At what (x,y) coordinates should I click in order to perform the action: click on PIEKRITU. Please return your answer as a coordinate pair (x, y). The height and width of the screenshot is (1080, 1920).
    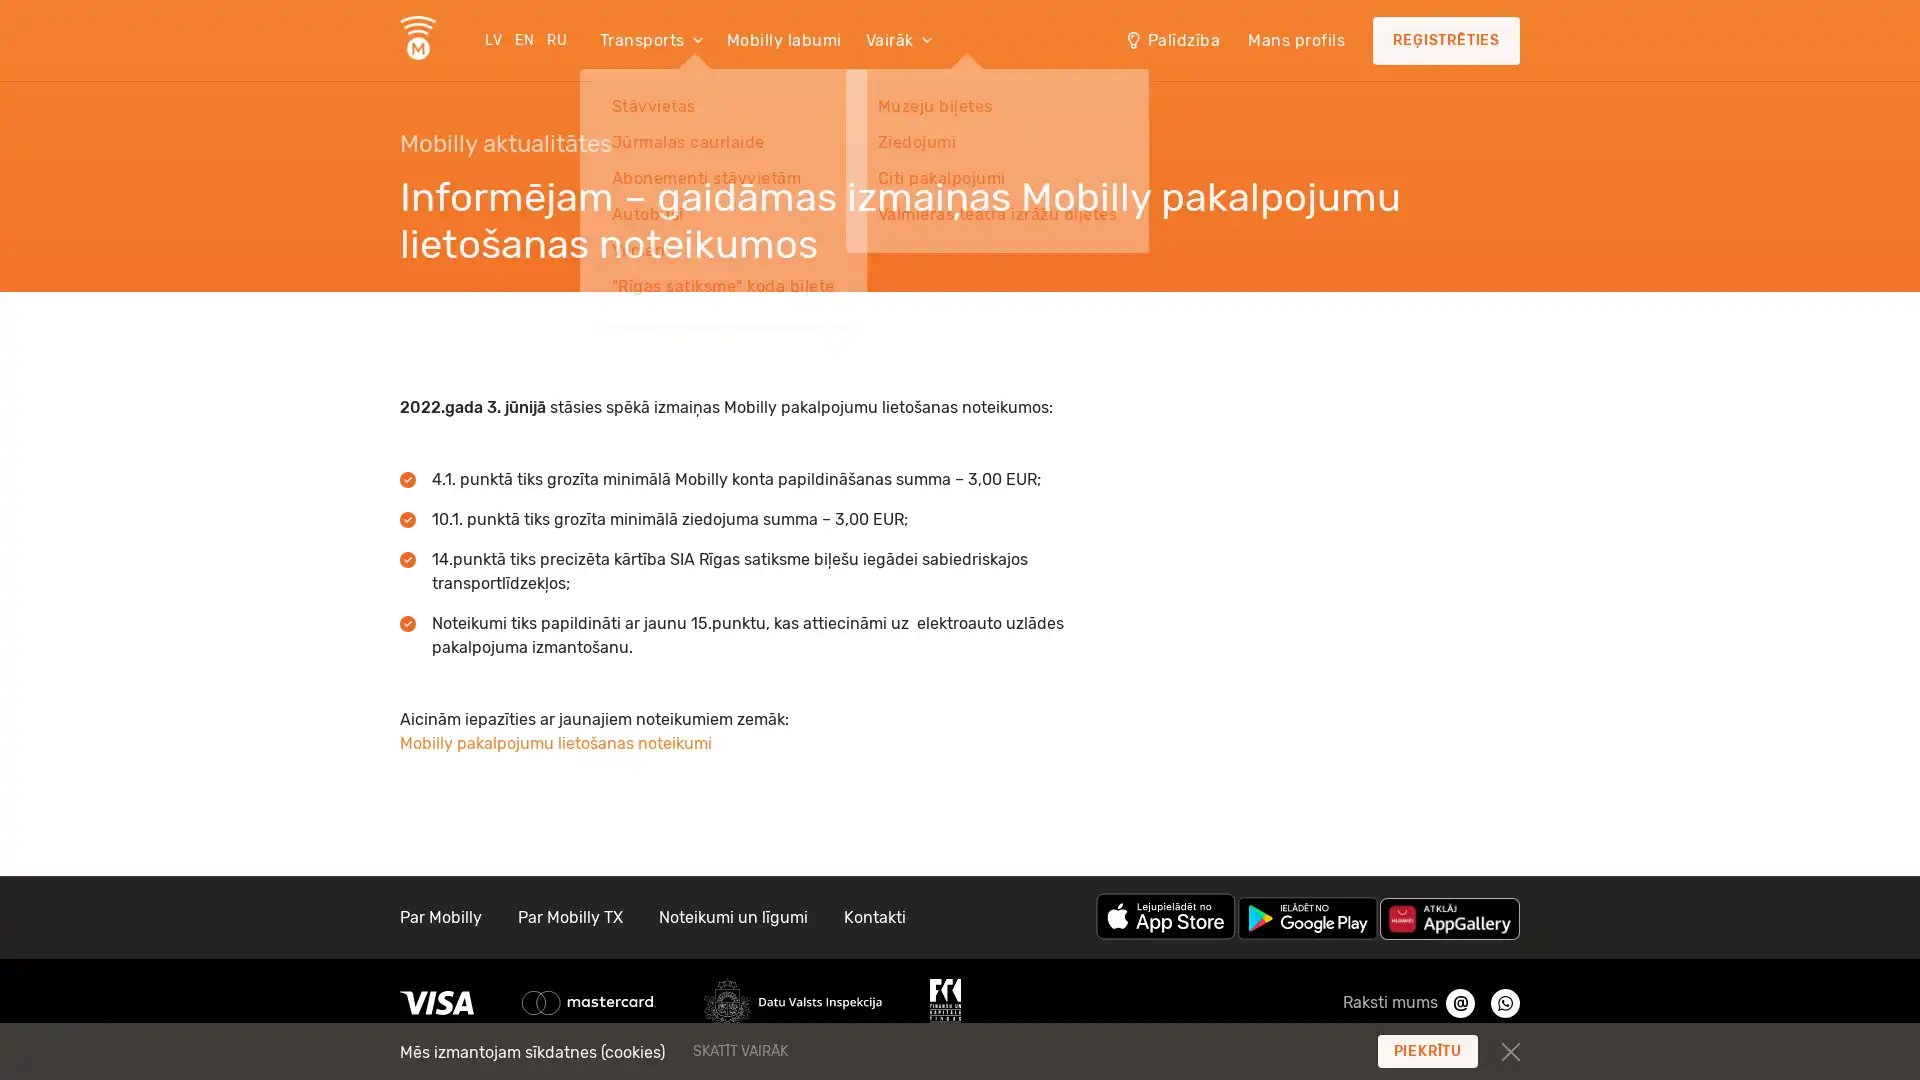
    Looking at the image, I should click on (1426, 1050).